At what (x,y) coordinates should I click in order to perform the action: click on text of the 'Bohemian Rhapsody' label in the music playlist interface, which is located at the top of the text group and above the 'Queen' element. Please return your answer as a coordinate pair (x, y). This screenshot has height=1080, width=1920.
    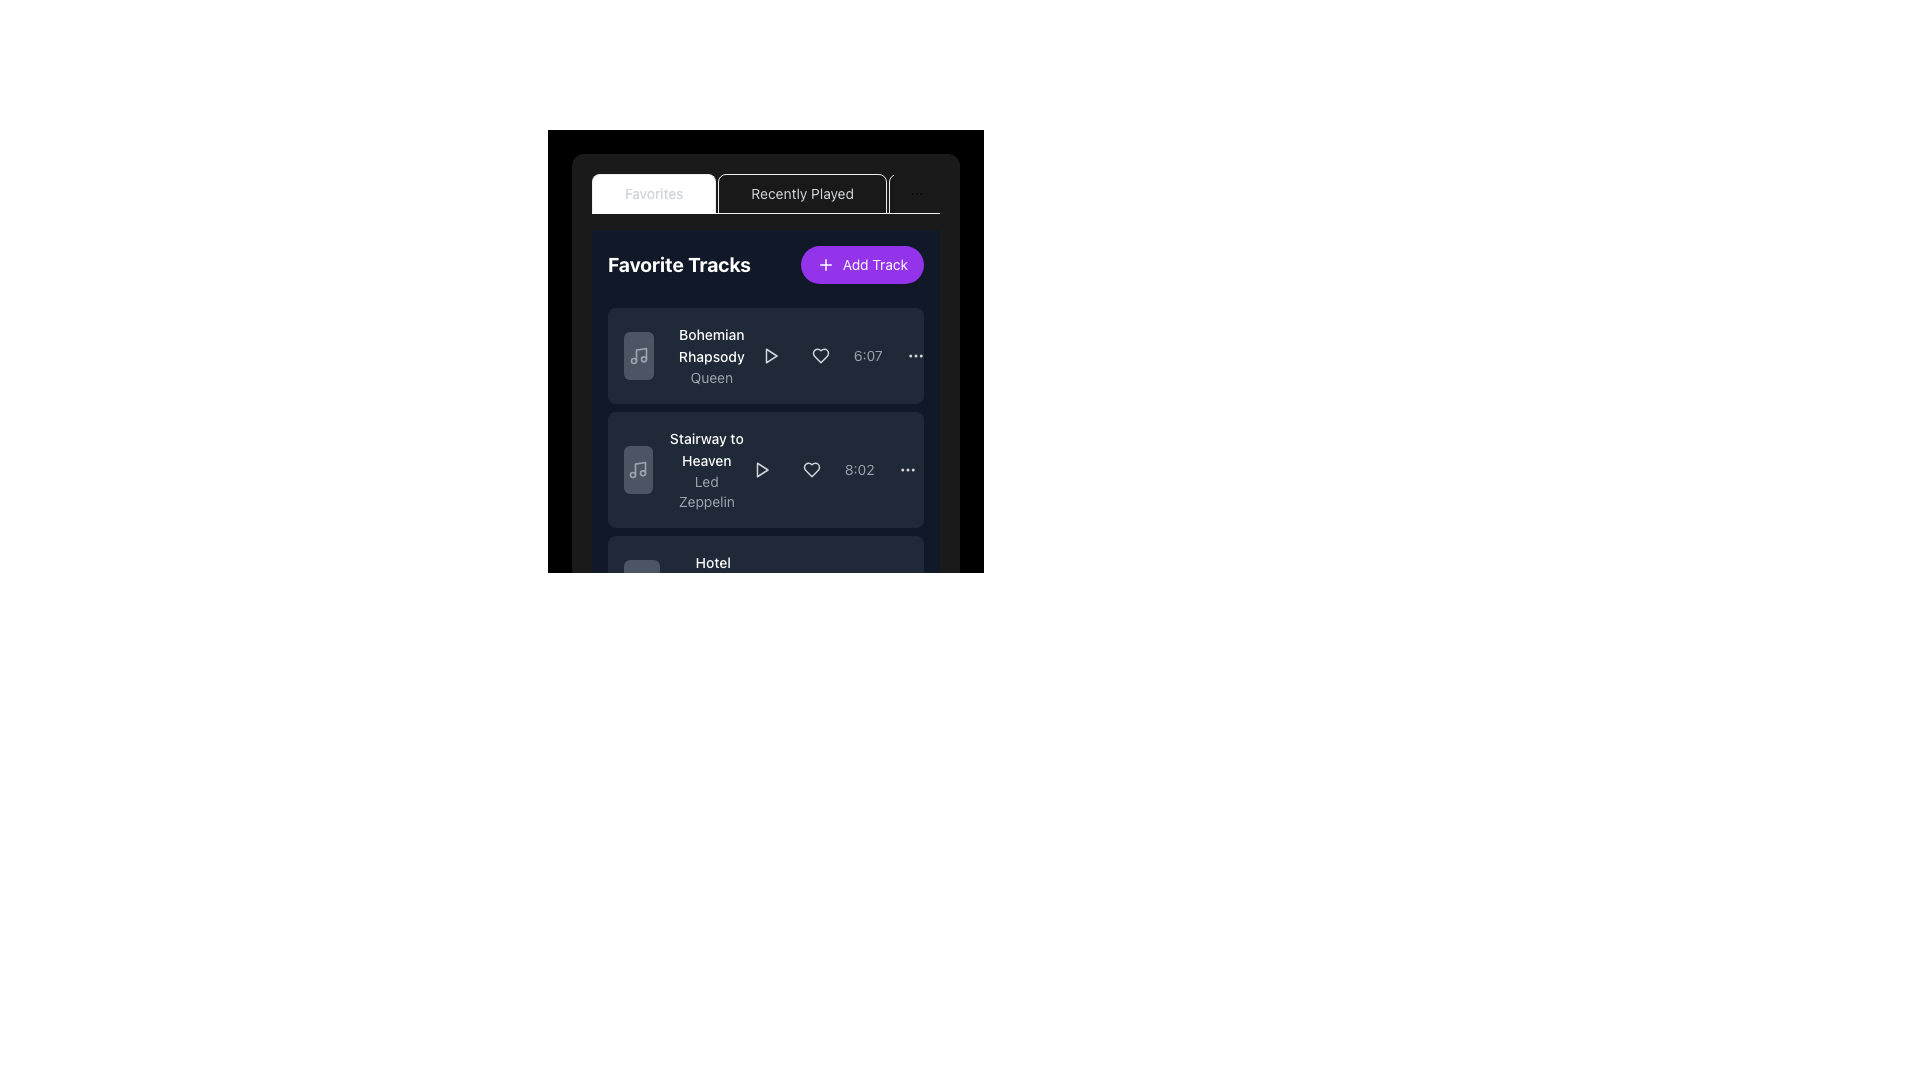
    Looking at the image, I should click on (711, 345).